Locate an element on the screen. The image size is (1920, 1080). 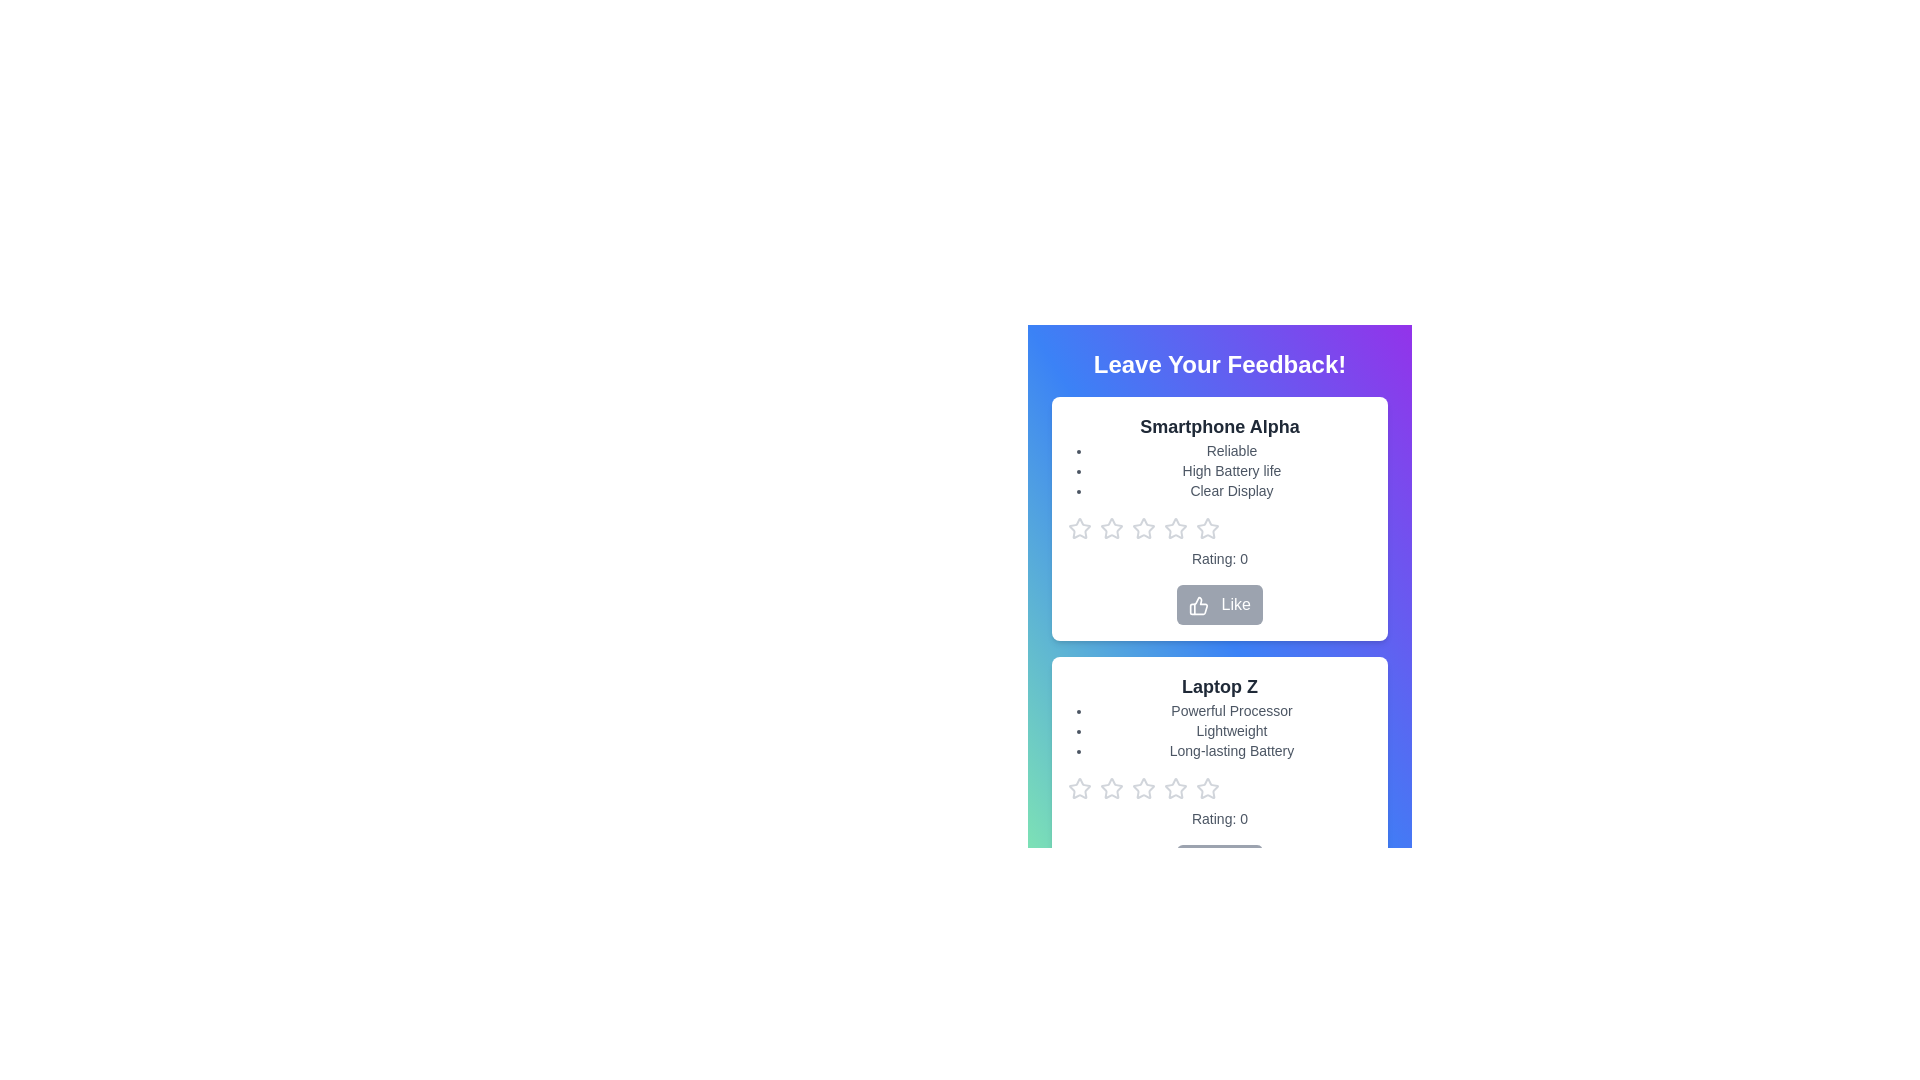
the text element displaying 'Laptop Z', which is centrally positioned in the lower card beneath 'Smartphone Alpha' is located at coordinates (1218, 685).